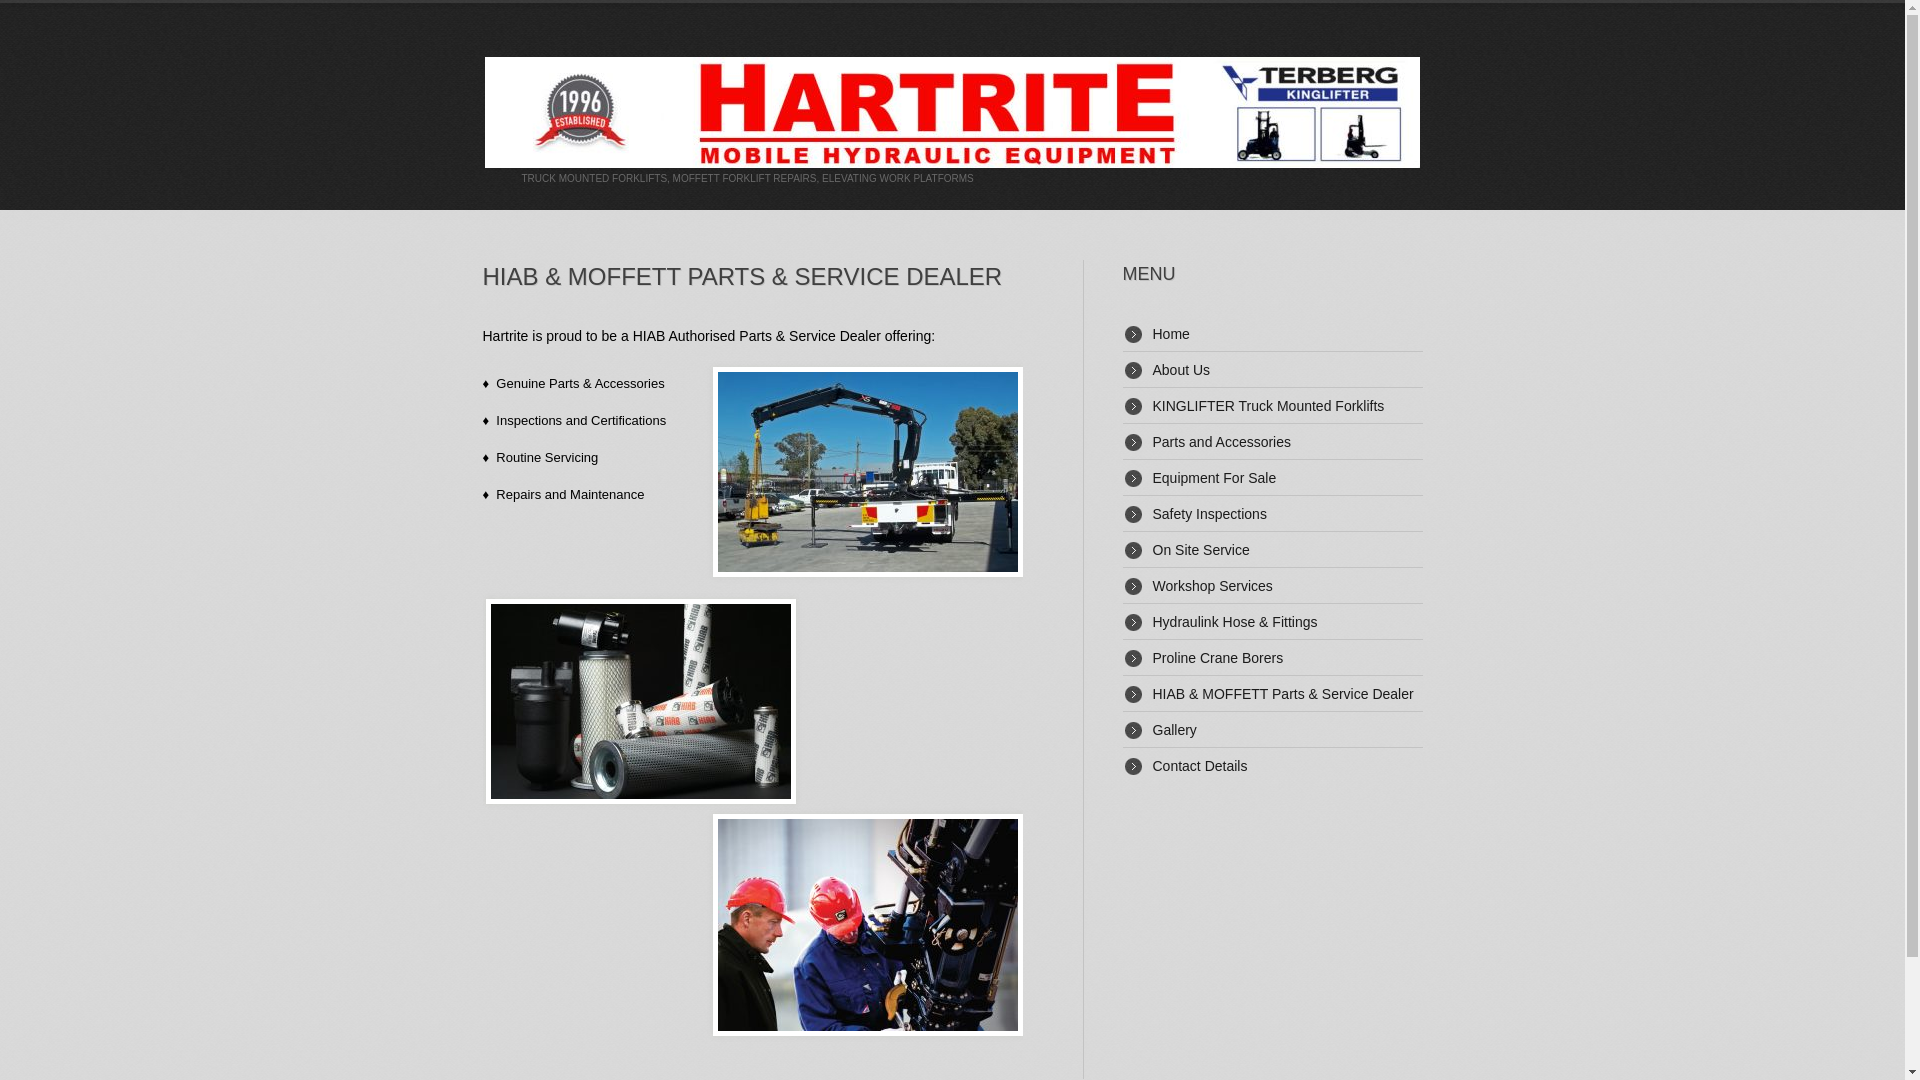  What do you see at coordinates (1152, 441) in the screenshot?
I see `'Parts and Accessories'` at bounding box center [1152, 441].